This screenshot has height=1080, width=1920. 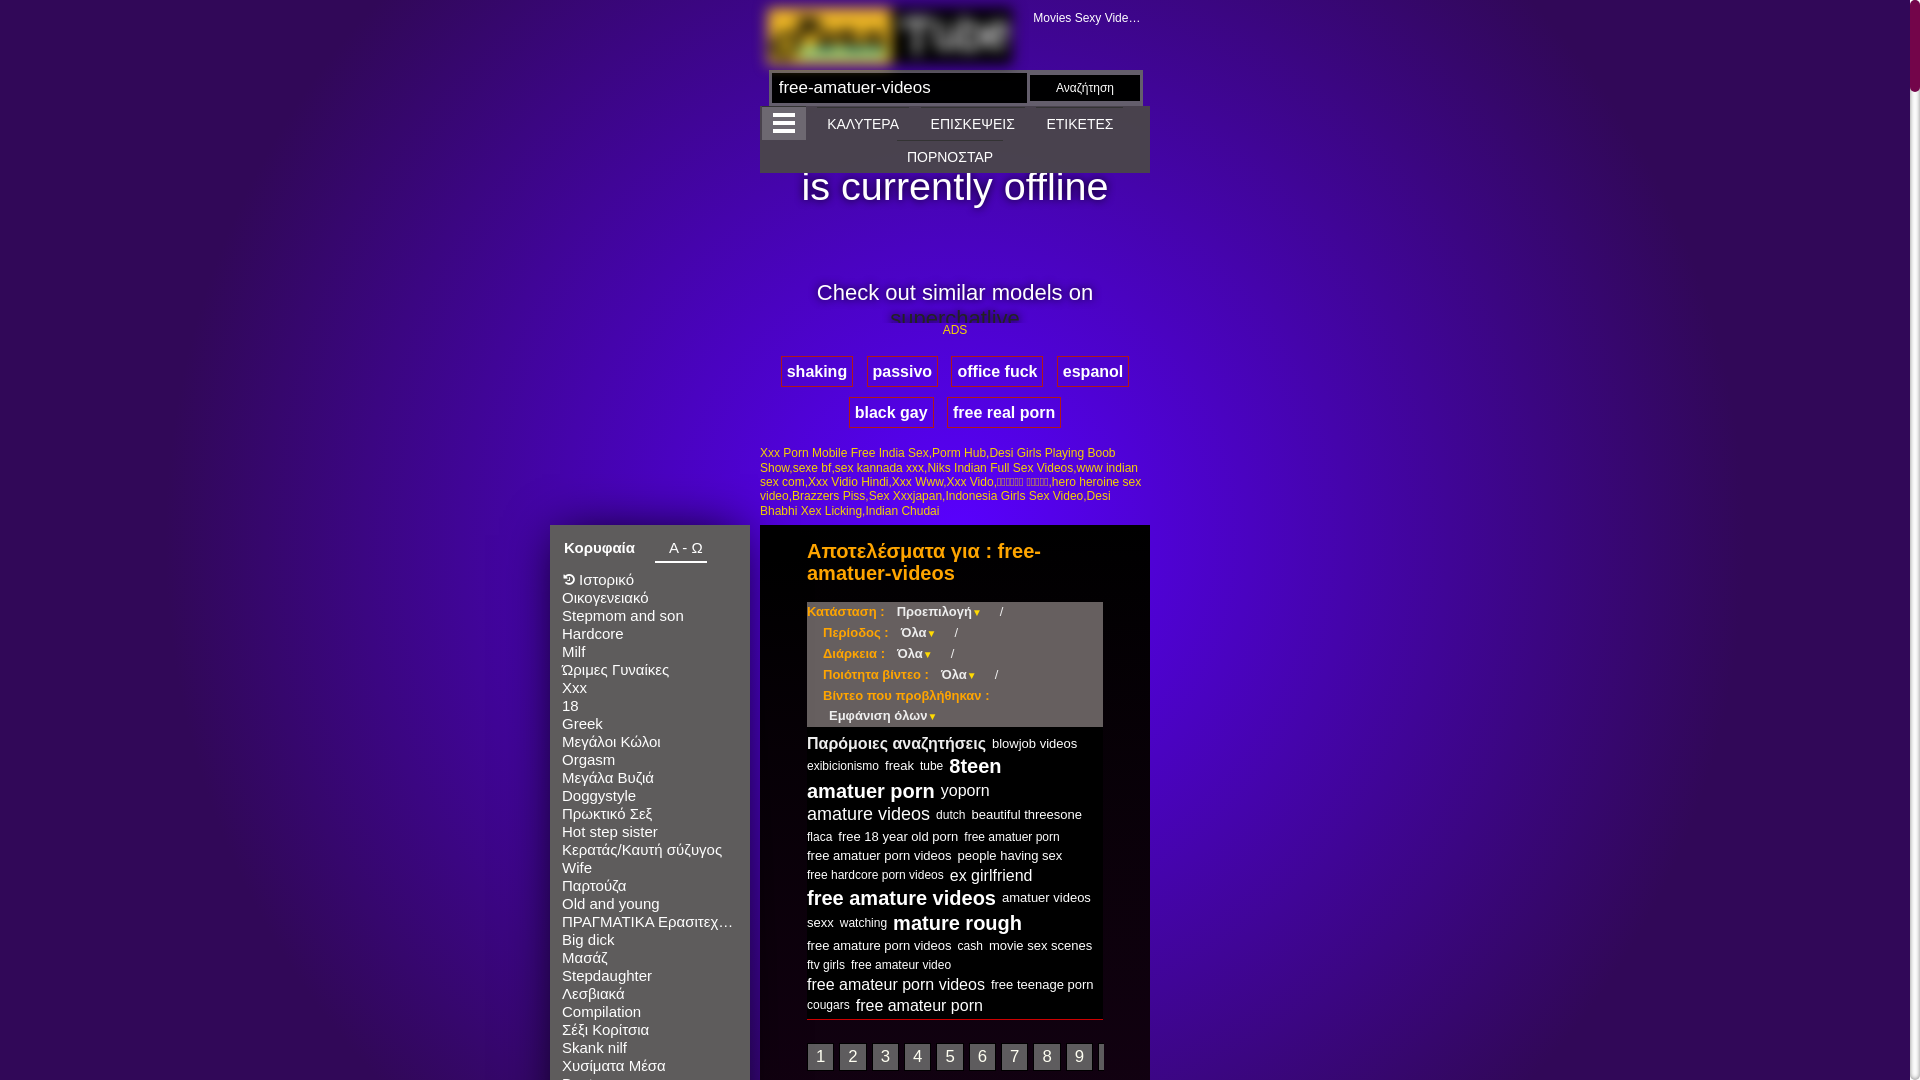 I want to click on '18', so click(x=649, y=704).